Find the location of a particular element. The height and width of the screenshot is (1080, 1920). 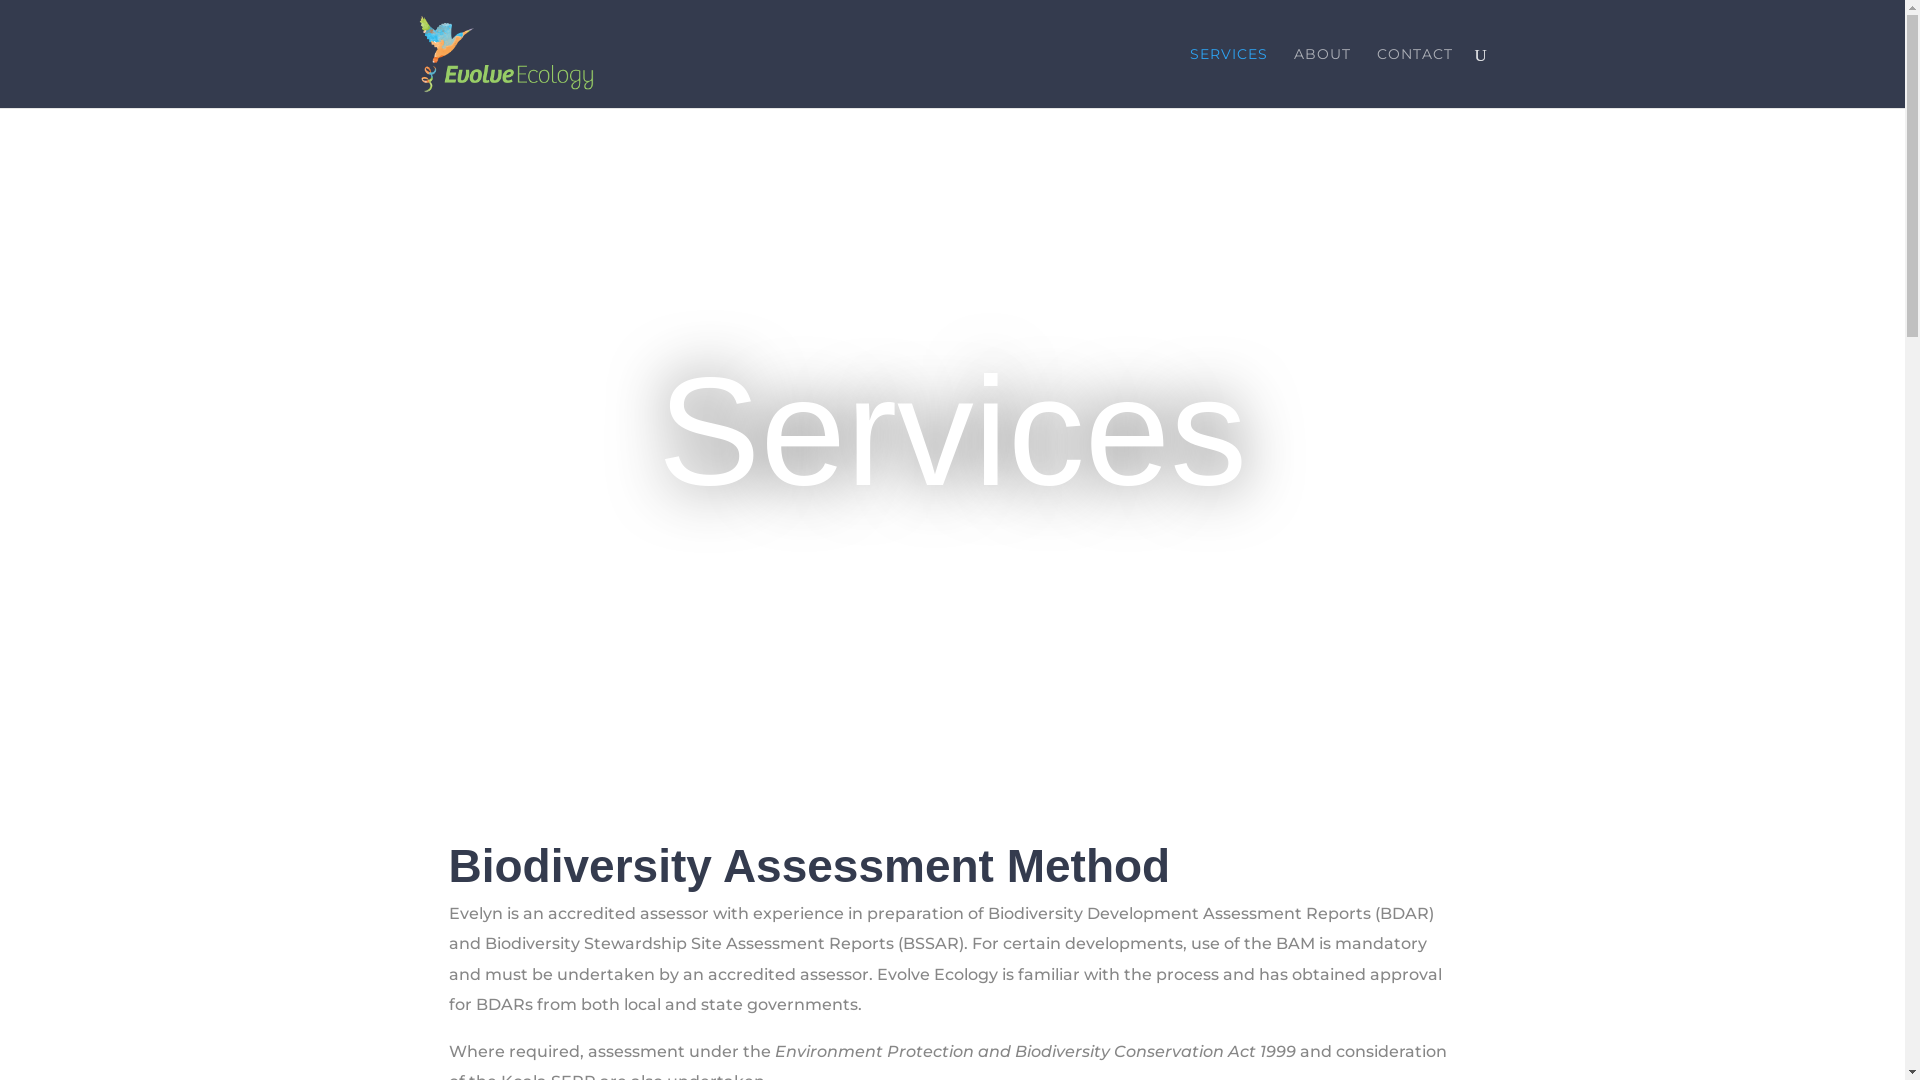

'SERVICES' is located at coordinates (1227, 76).